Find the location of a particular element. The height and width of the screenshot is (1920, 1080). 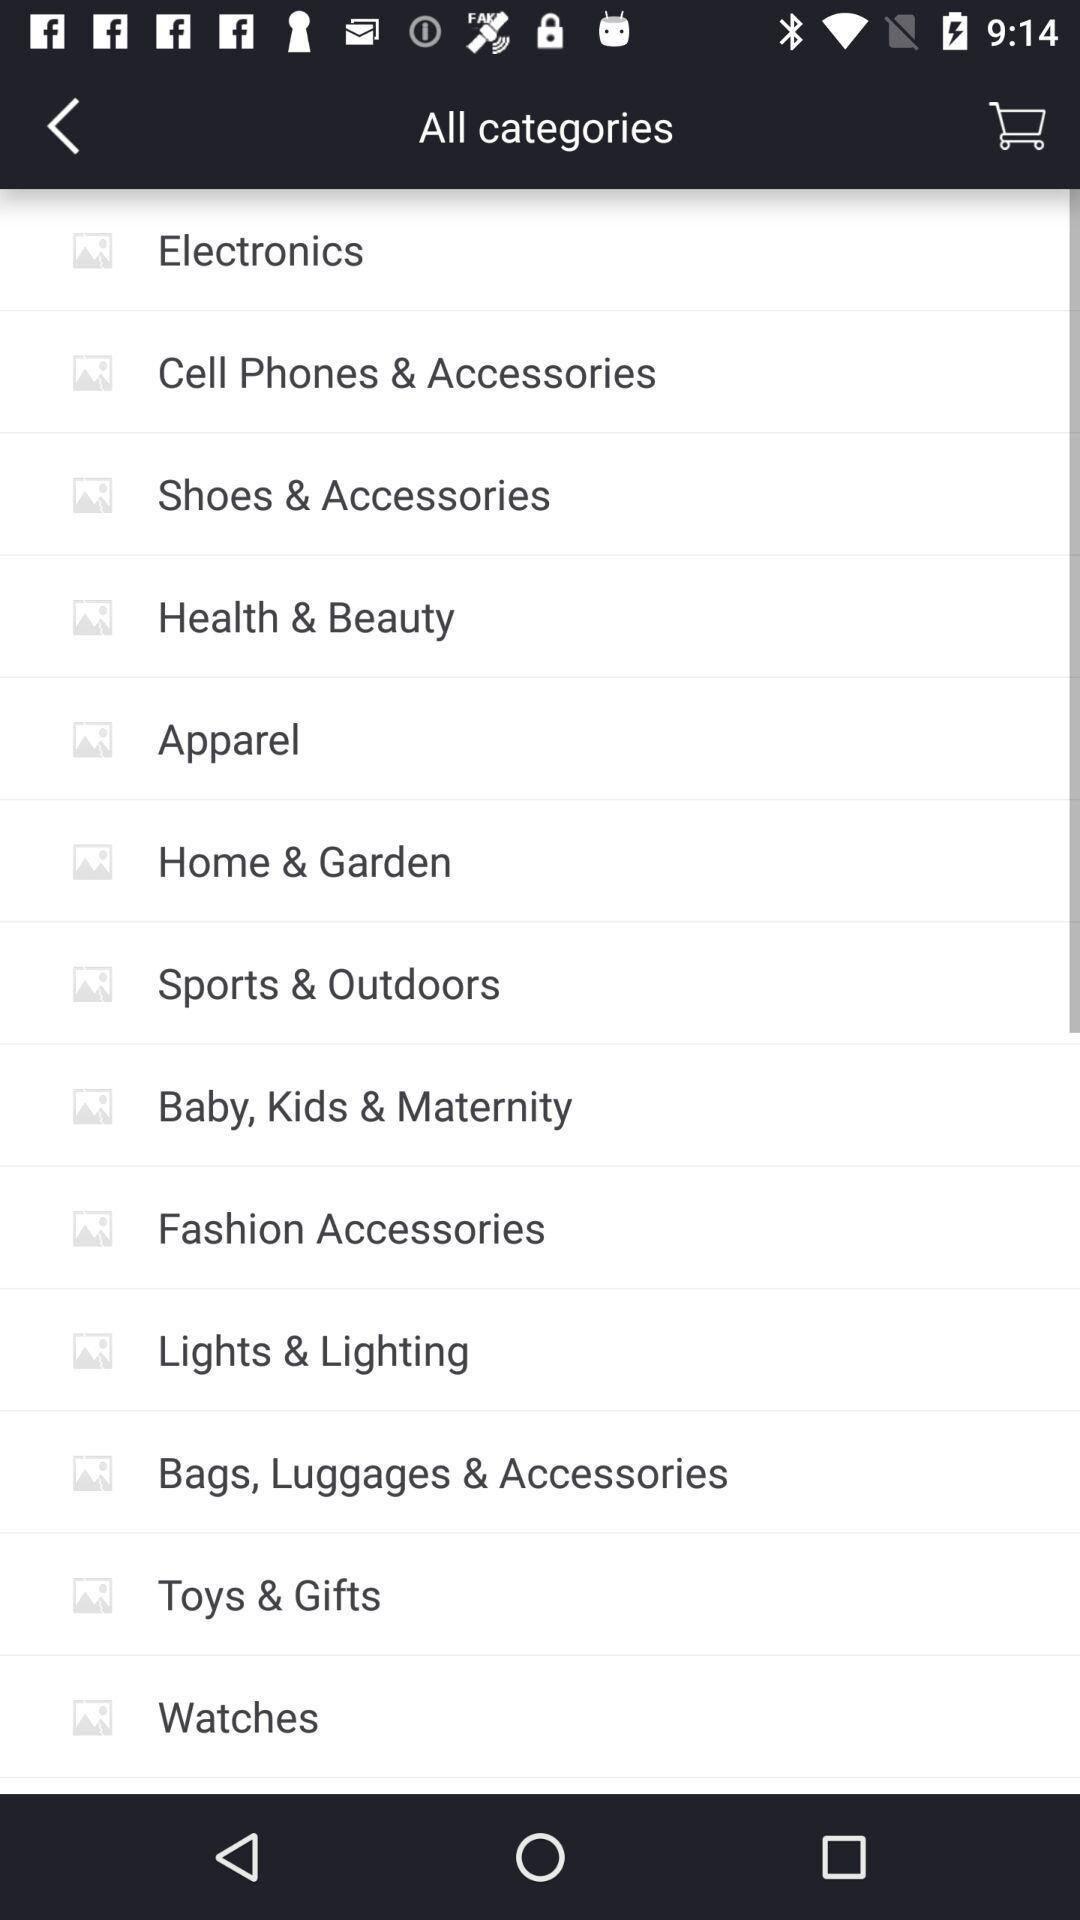

the arrow_backward icon is located at coordinates (61, 124).